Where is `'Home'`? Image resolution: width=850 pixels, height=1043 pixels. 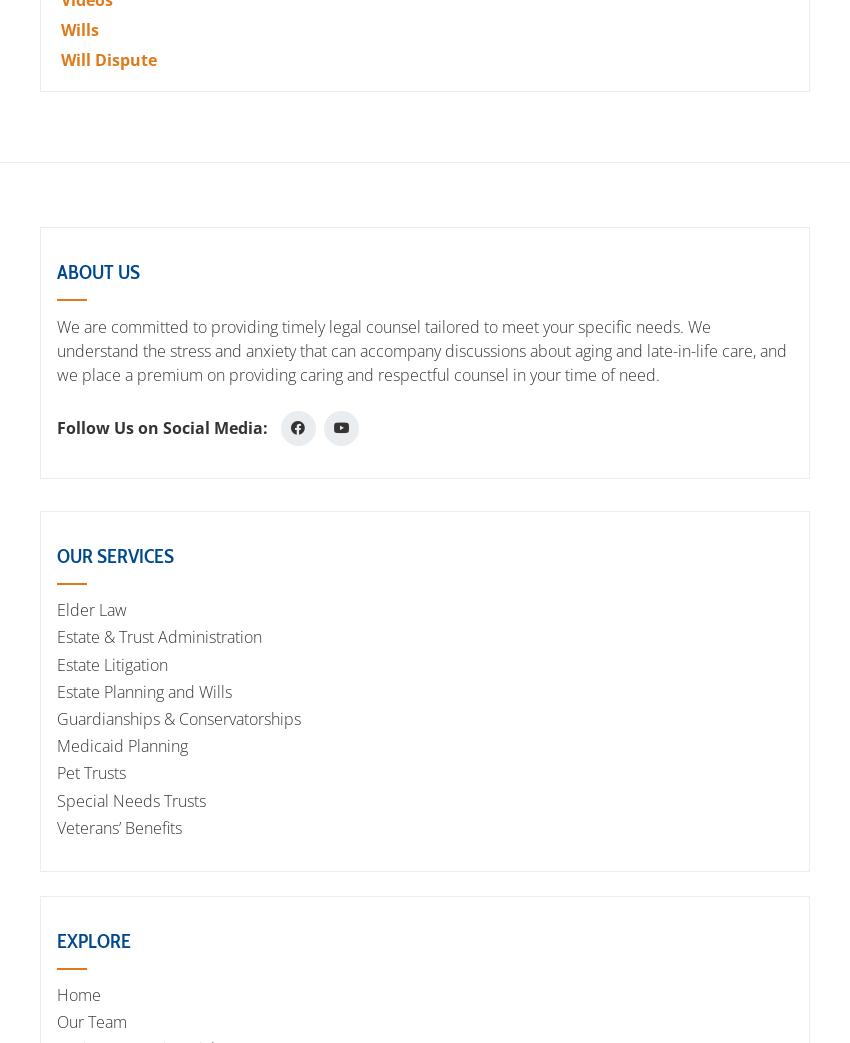
'Home' is located at coordinates (78, 995).